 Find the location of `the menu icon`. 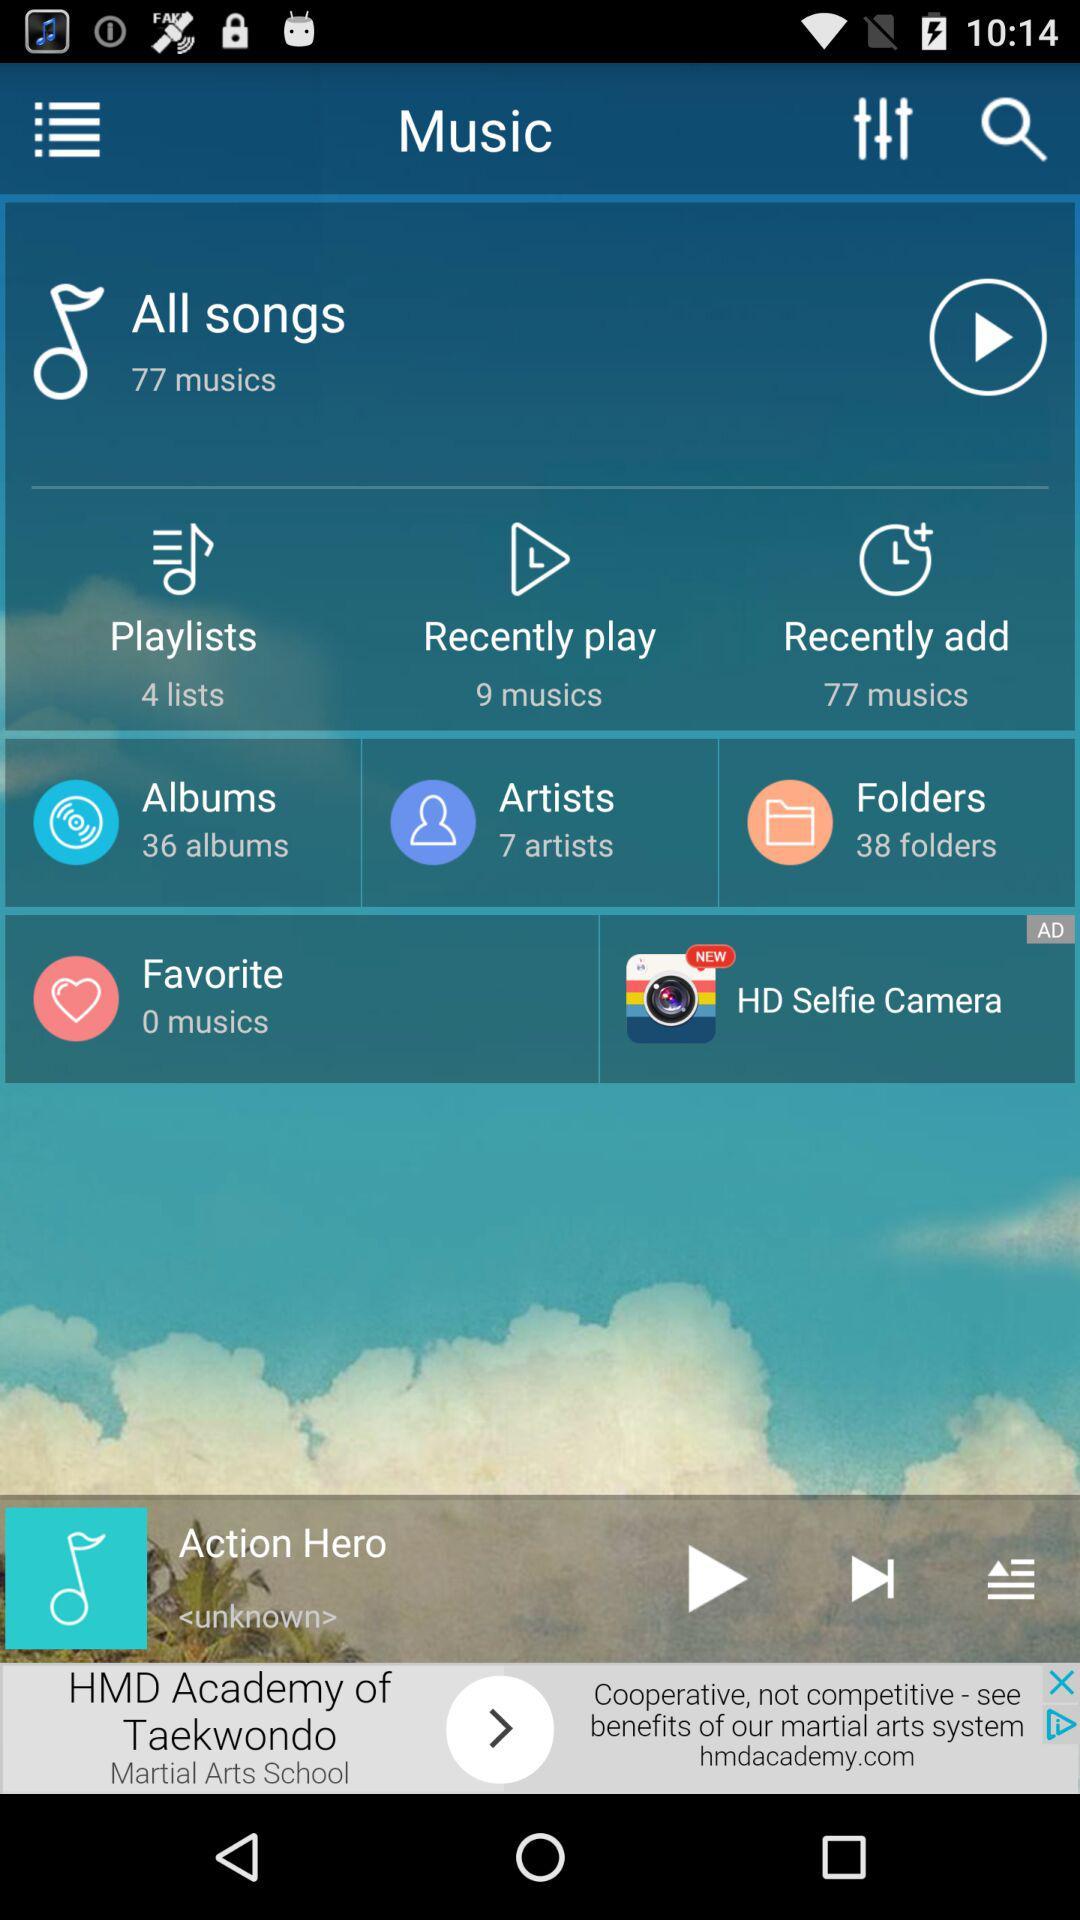

the menu icon is located at coordinates (1010, 1688).